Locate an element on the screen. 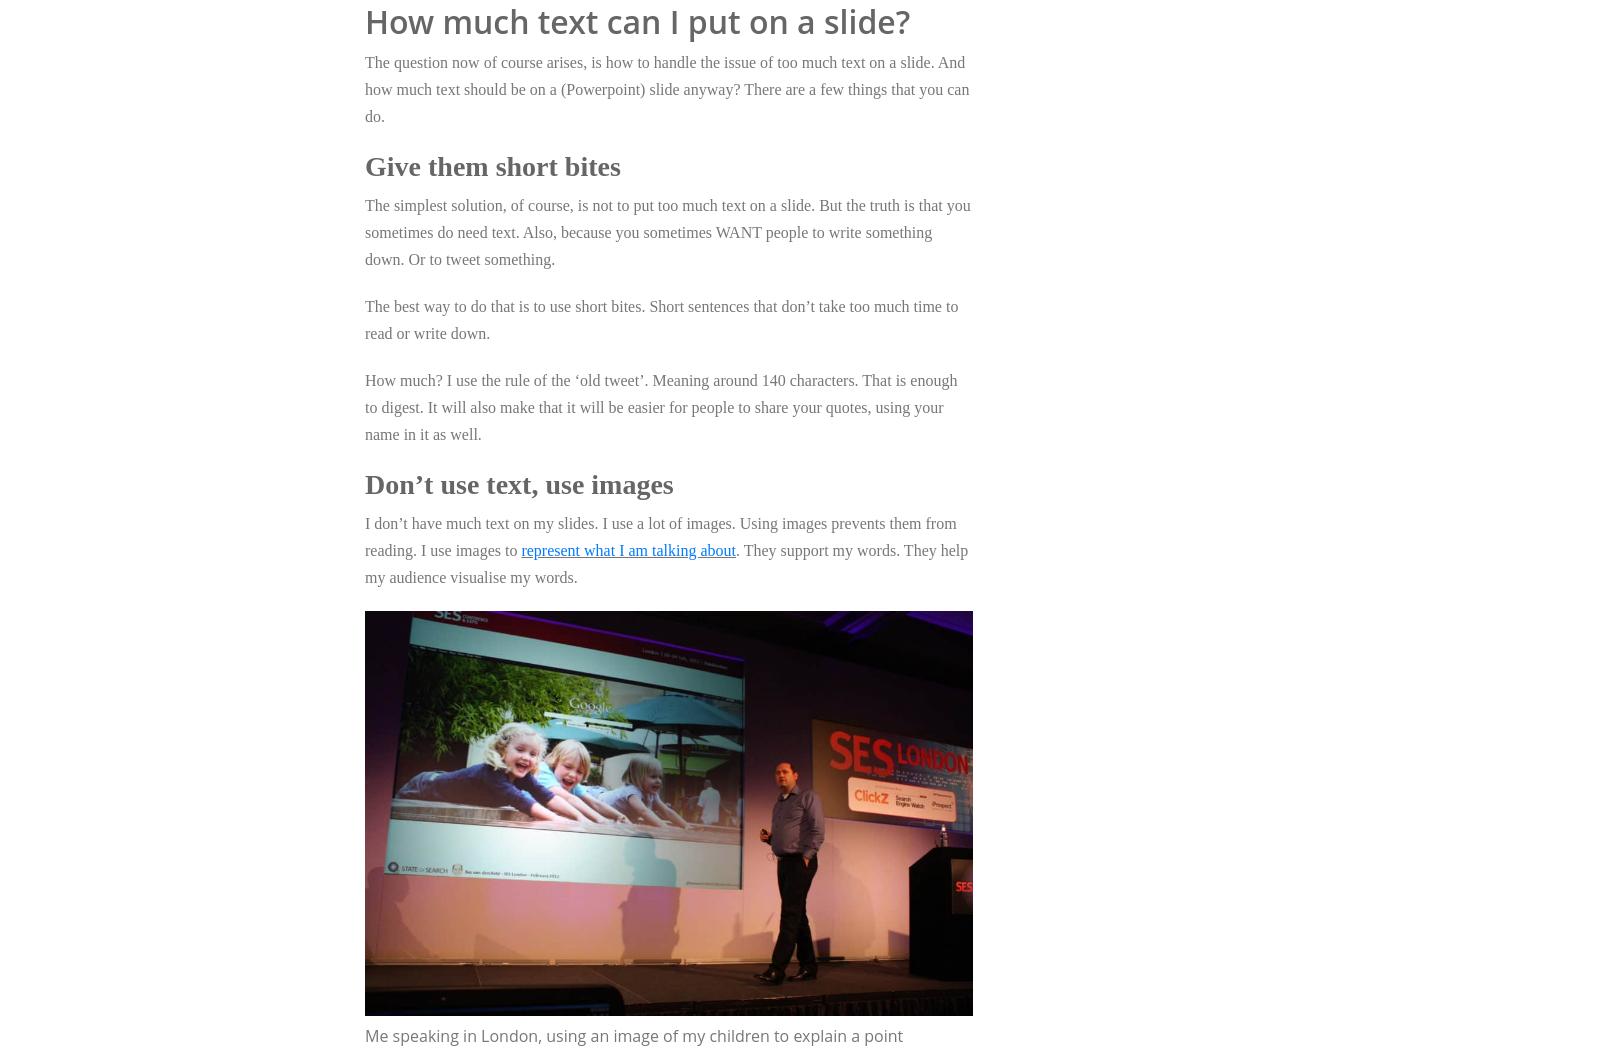  'Don’t use text, use images' is located at coordinates (518, 482).